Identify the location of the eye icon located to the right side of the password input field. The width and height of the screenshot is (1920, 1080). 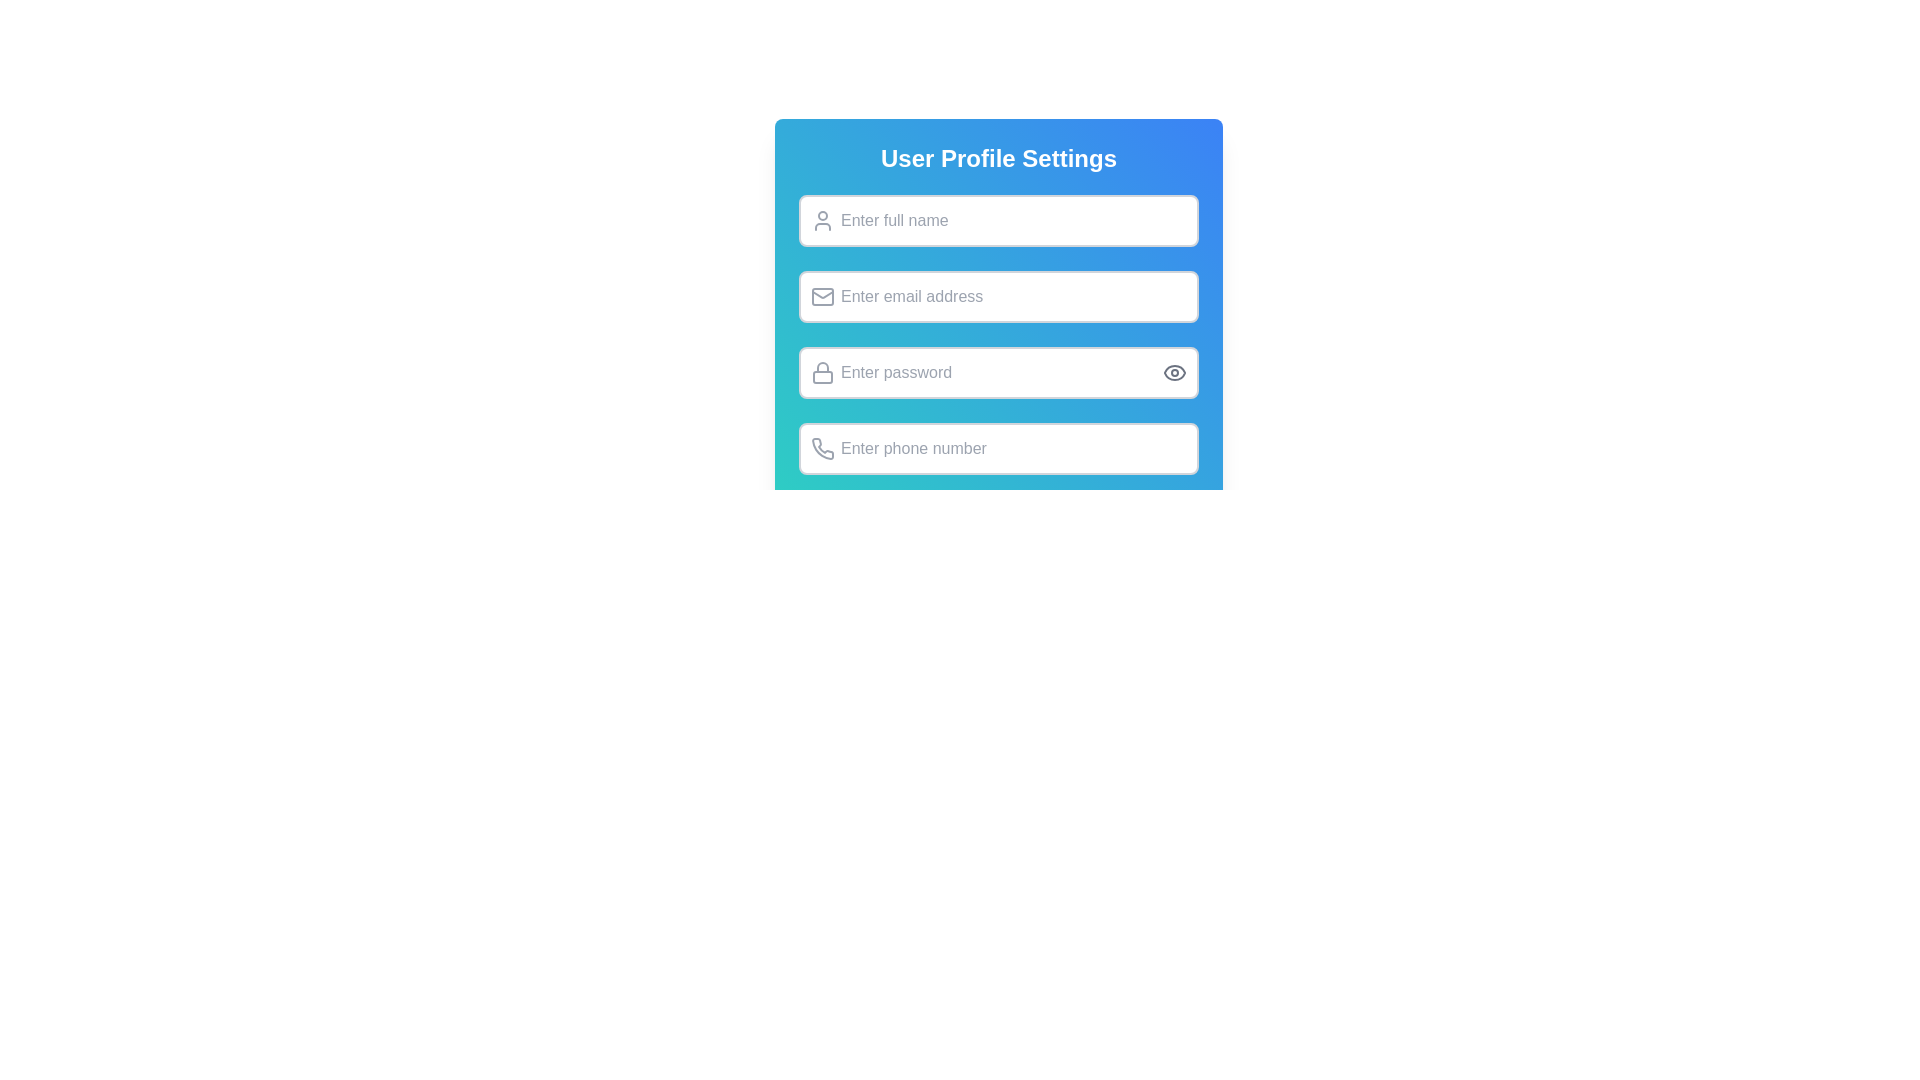
(1175, 373).